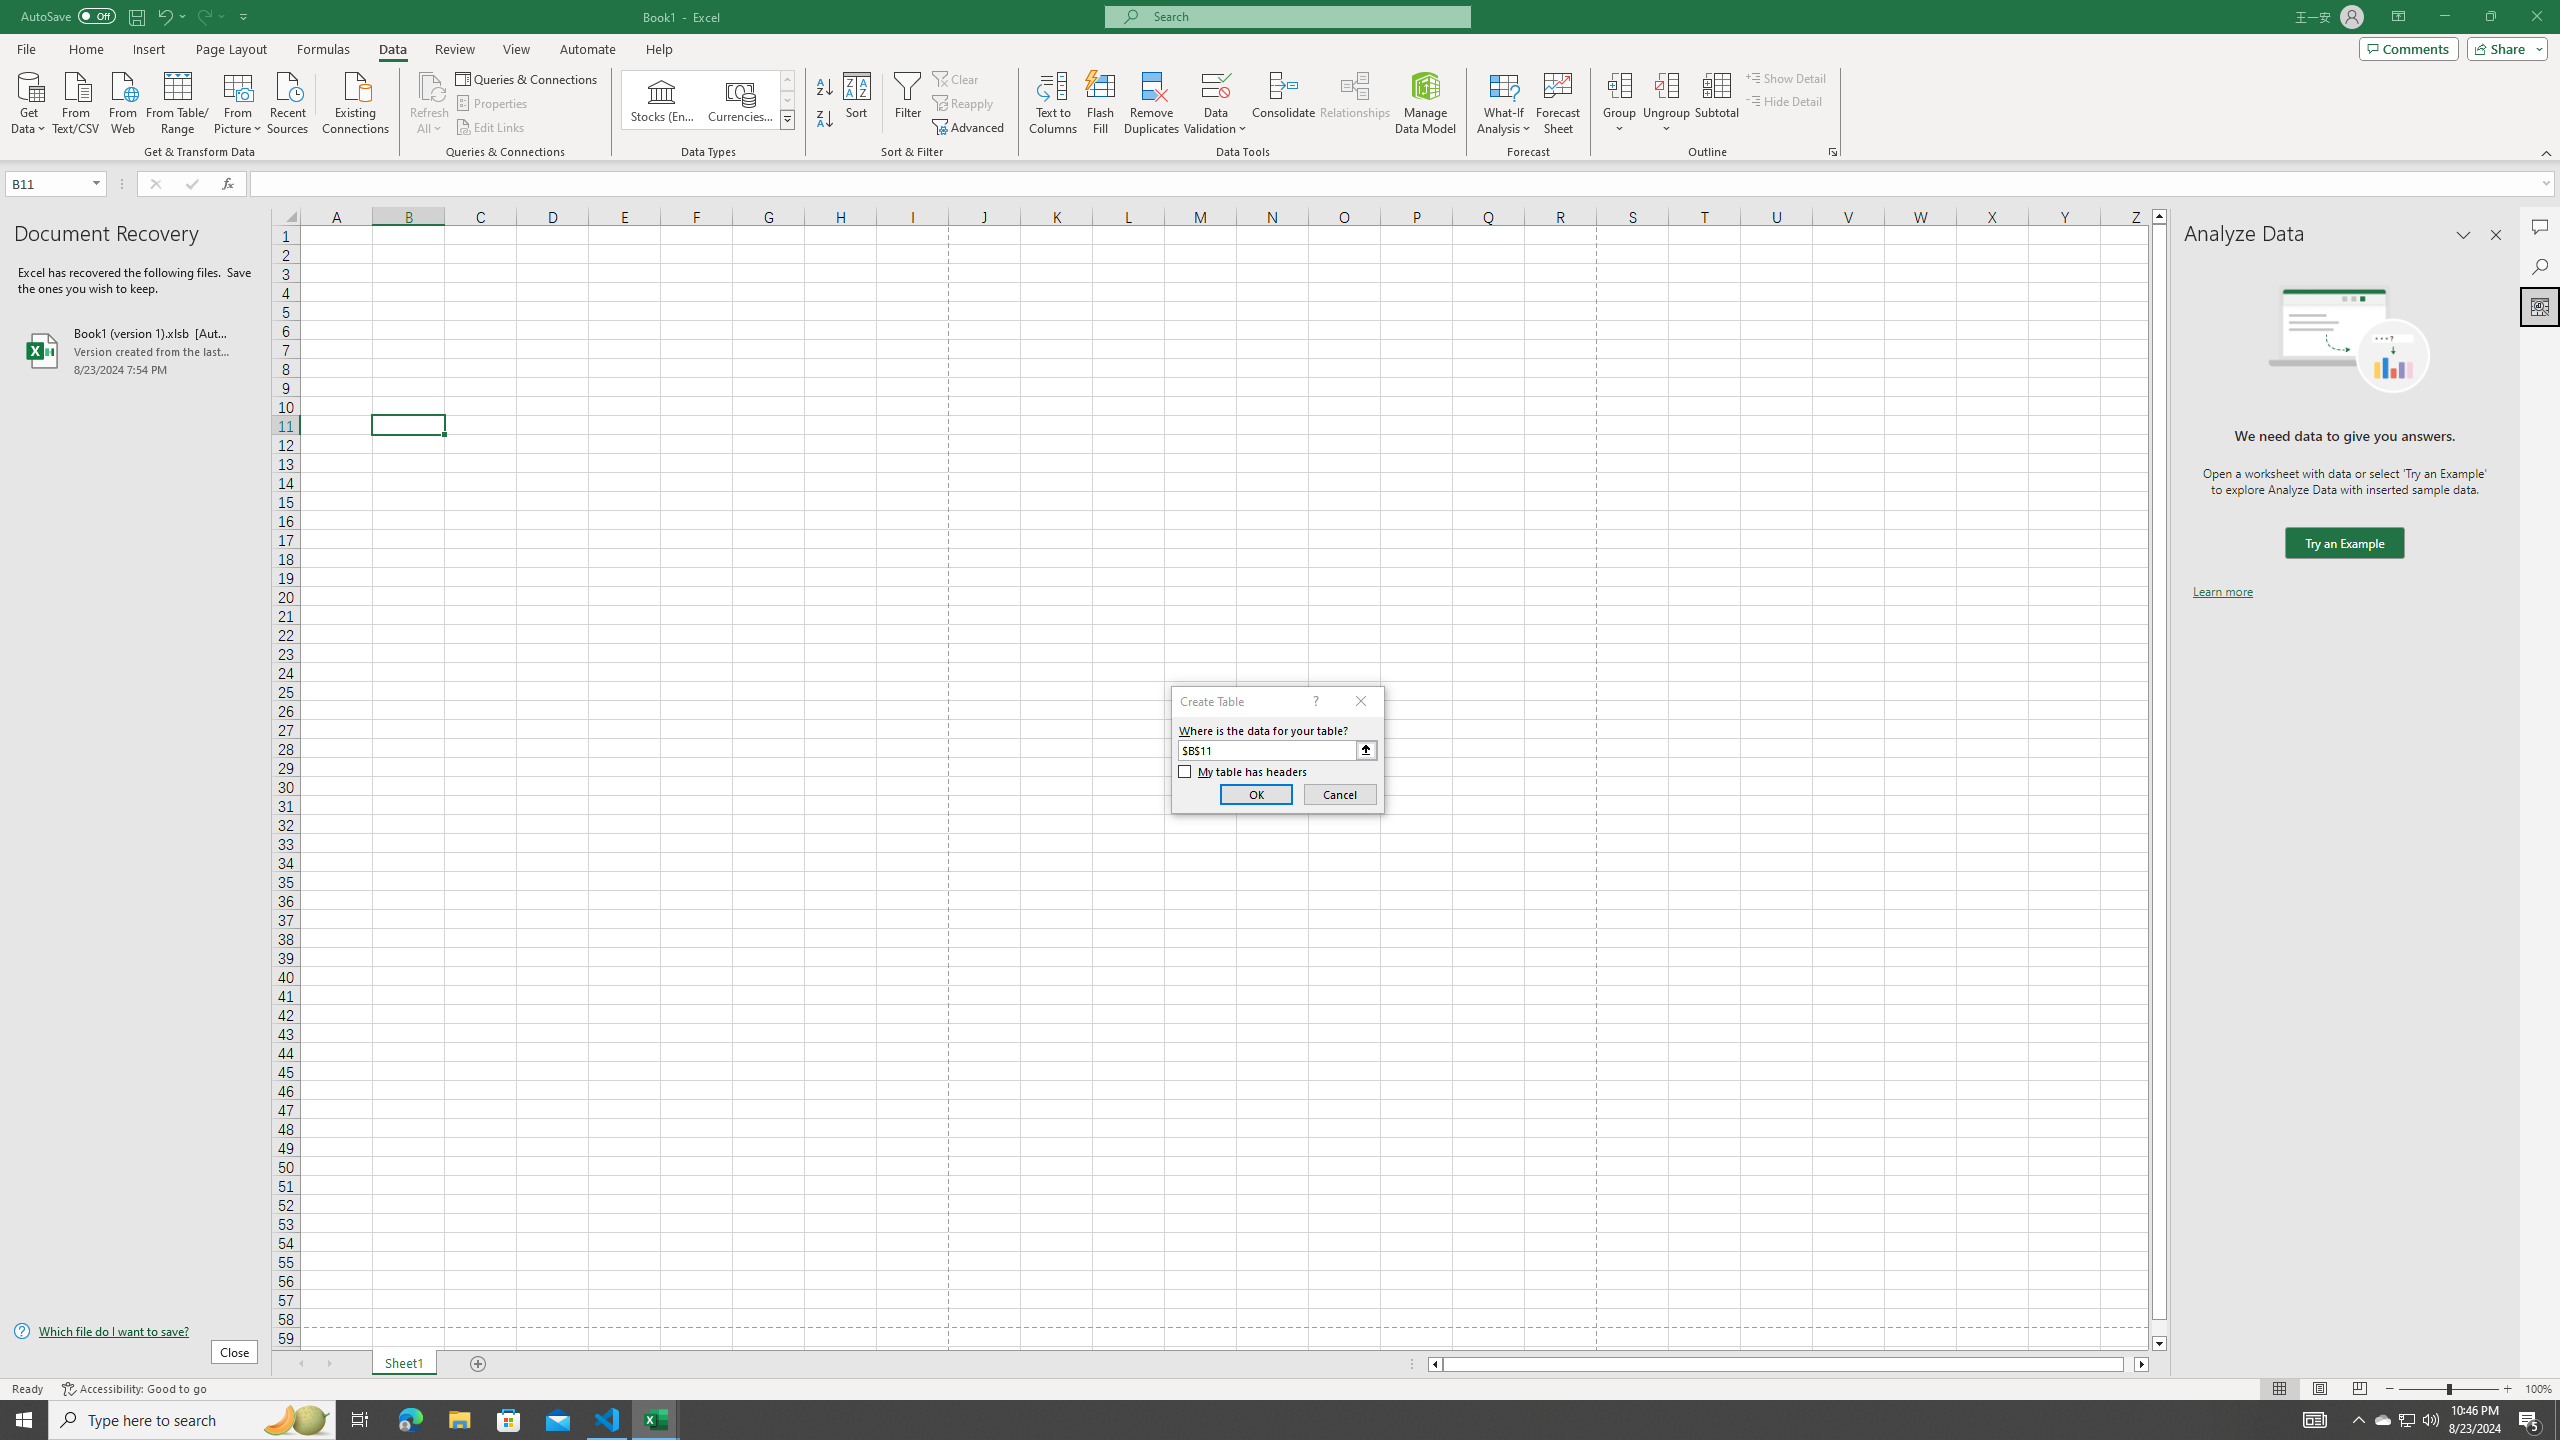 This screenshot has height=1440, width=2560. Describe the element at coordinates (787, 99) in the screenshot. I see `'Row Down'` at that location.